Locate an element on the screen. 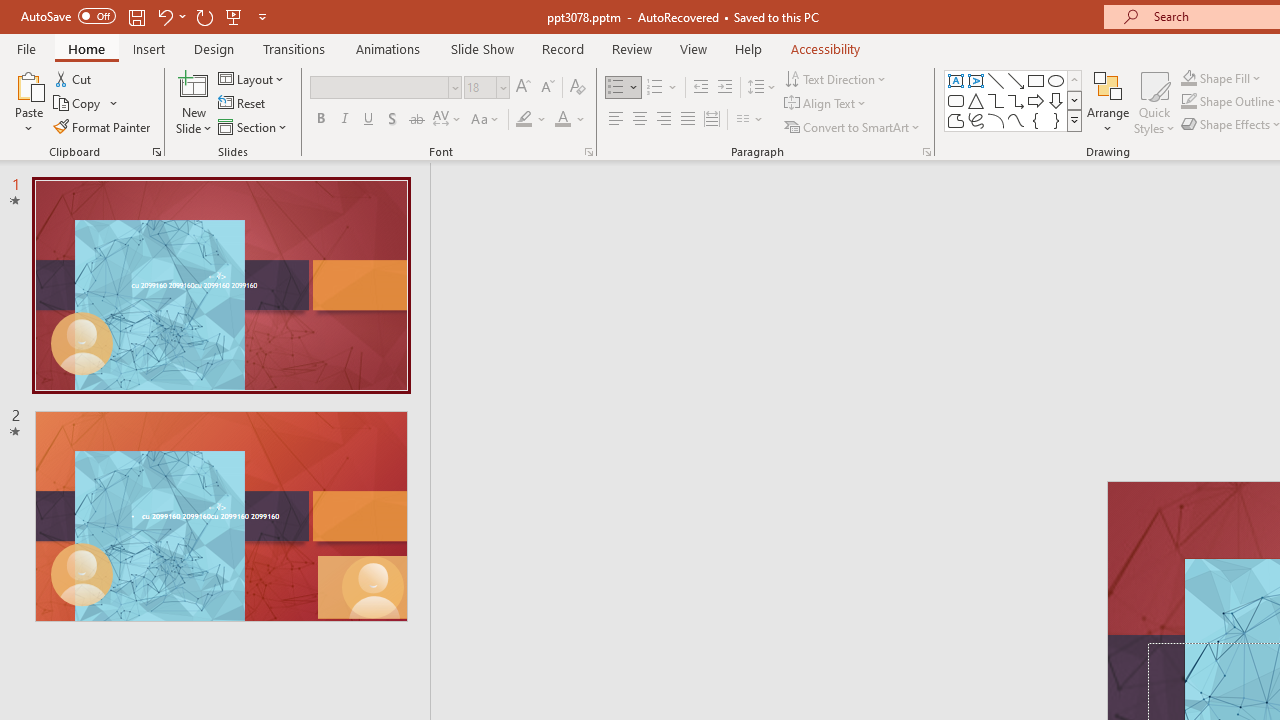 The width and height of the screenshot is (1280, 720). 'Justify' is located at coordinates (688, 119).